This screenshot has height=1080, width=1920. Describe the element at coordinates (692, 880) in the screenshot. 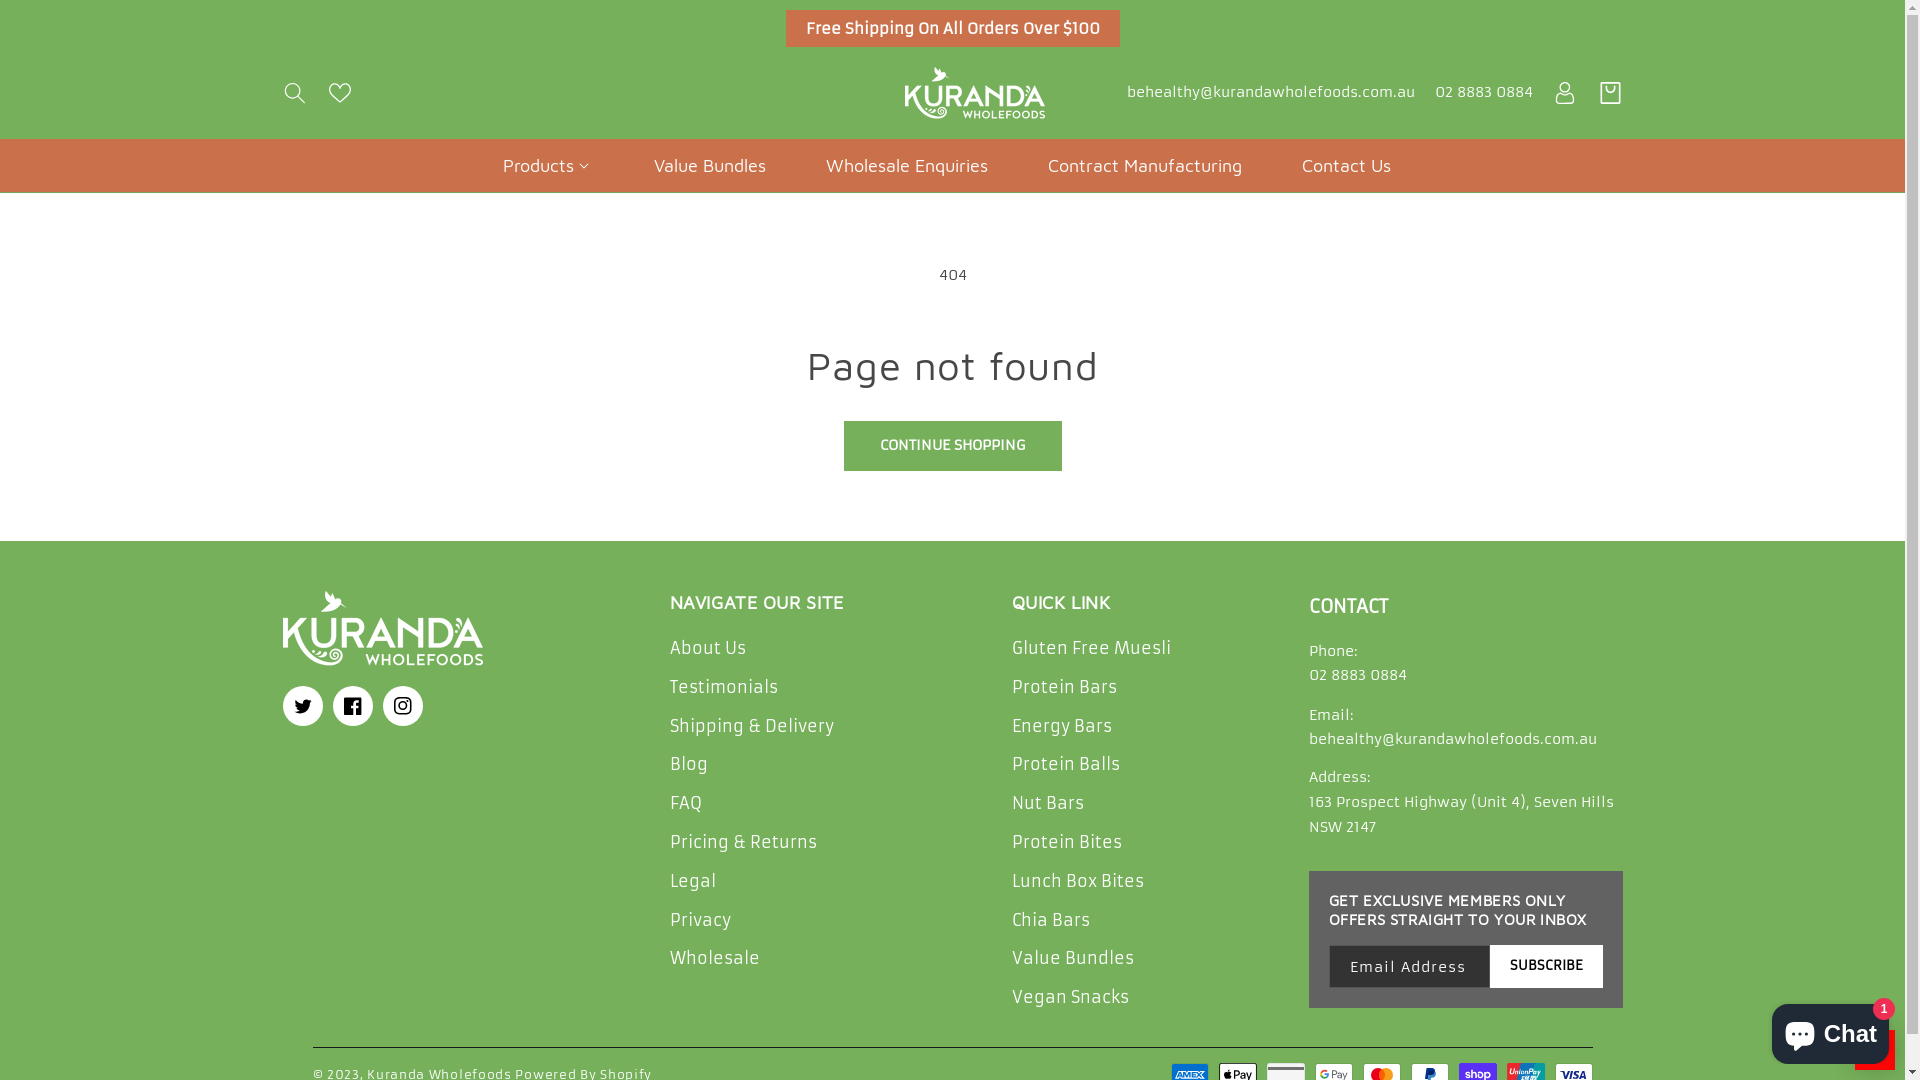

I see `'Legal'` at that location.